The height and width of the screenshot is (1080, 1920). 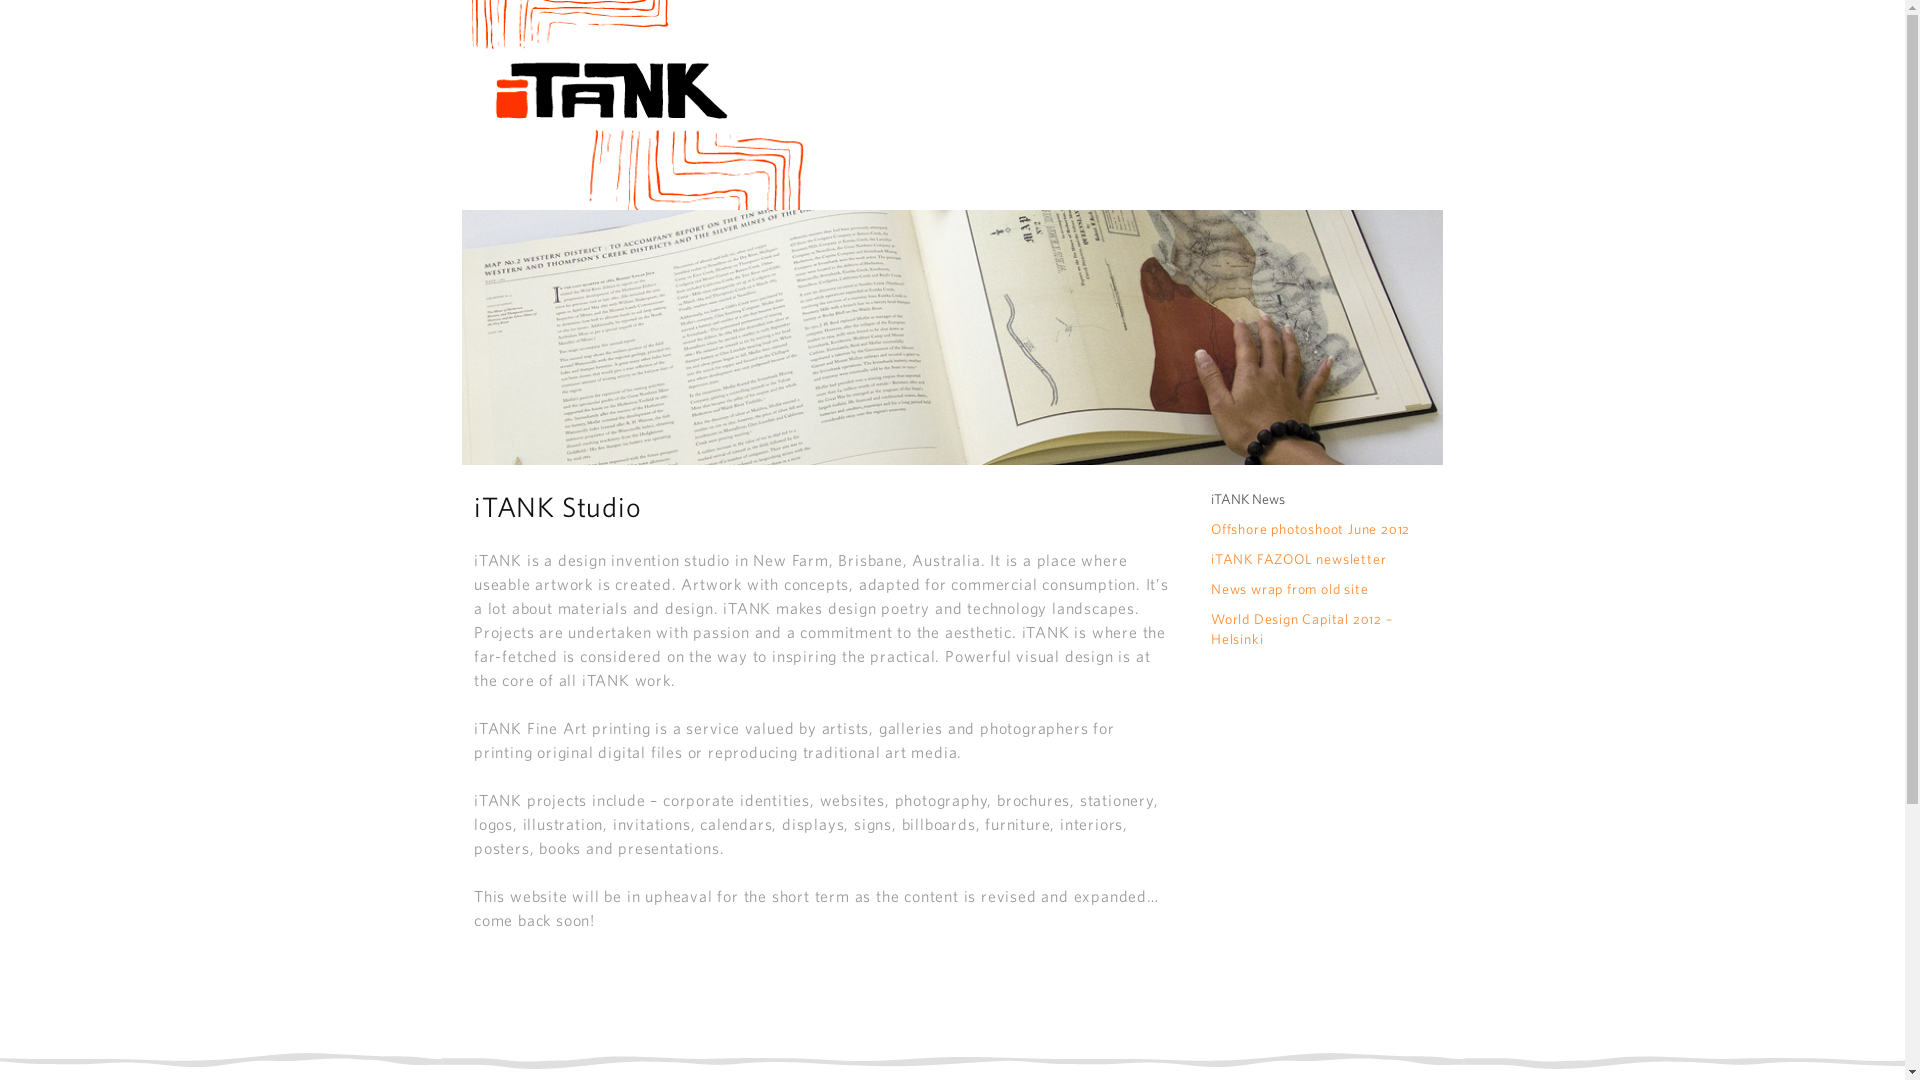 What do you see at coordinates (632, 104) in the screenshot?
I see `'iTANK'` at bounding box center [632, 104].